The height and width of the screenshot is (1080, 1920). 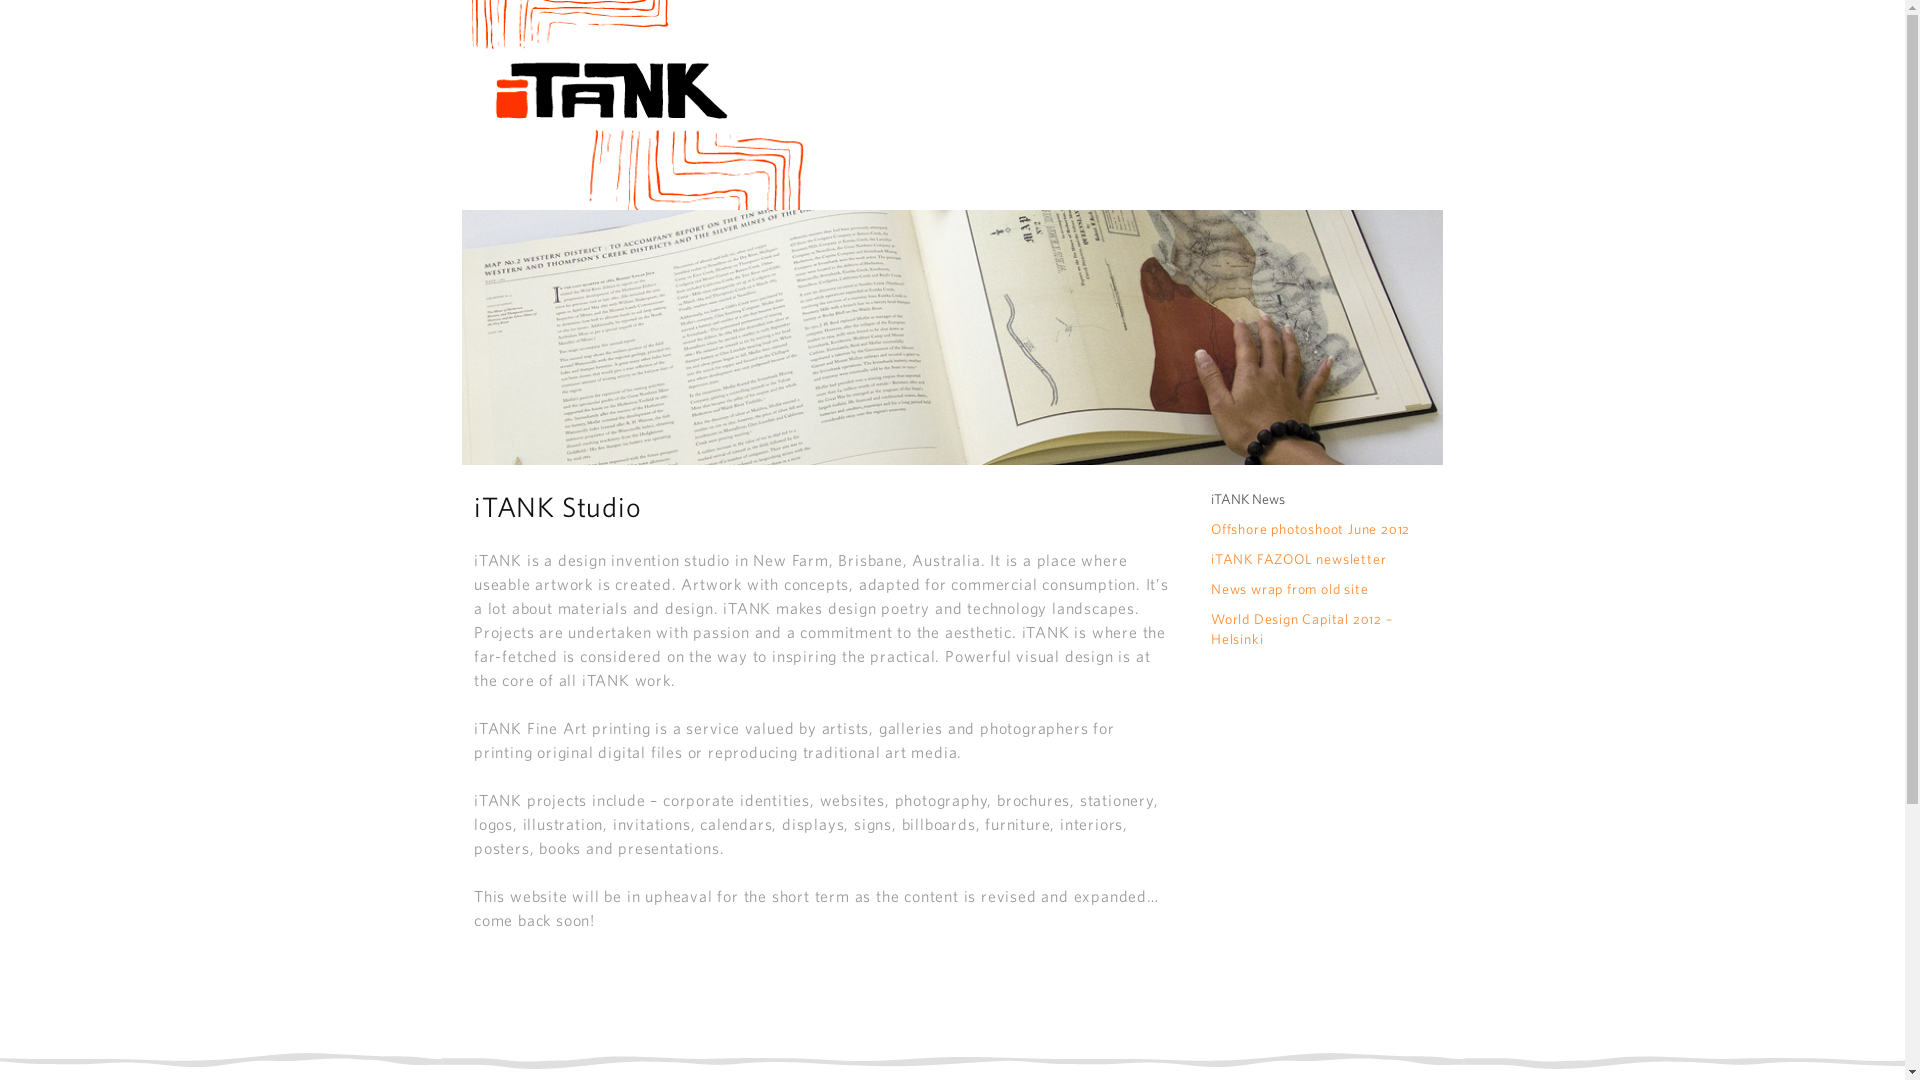 What do you see at coordinates (632, 104) in the screenshot?
I see `'iTANK'` at bounding box center [632, 104].